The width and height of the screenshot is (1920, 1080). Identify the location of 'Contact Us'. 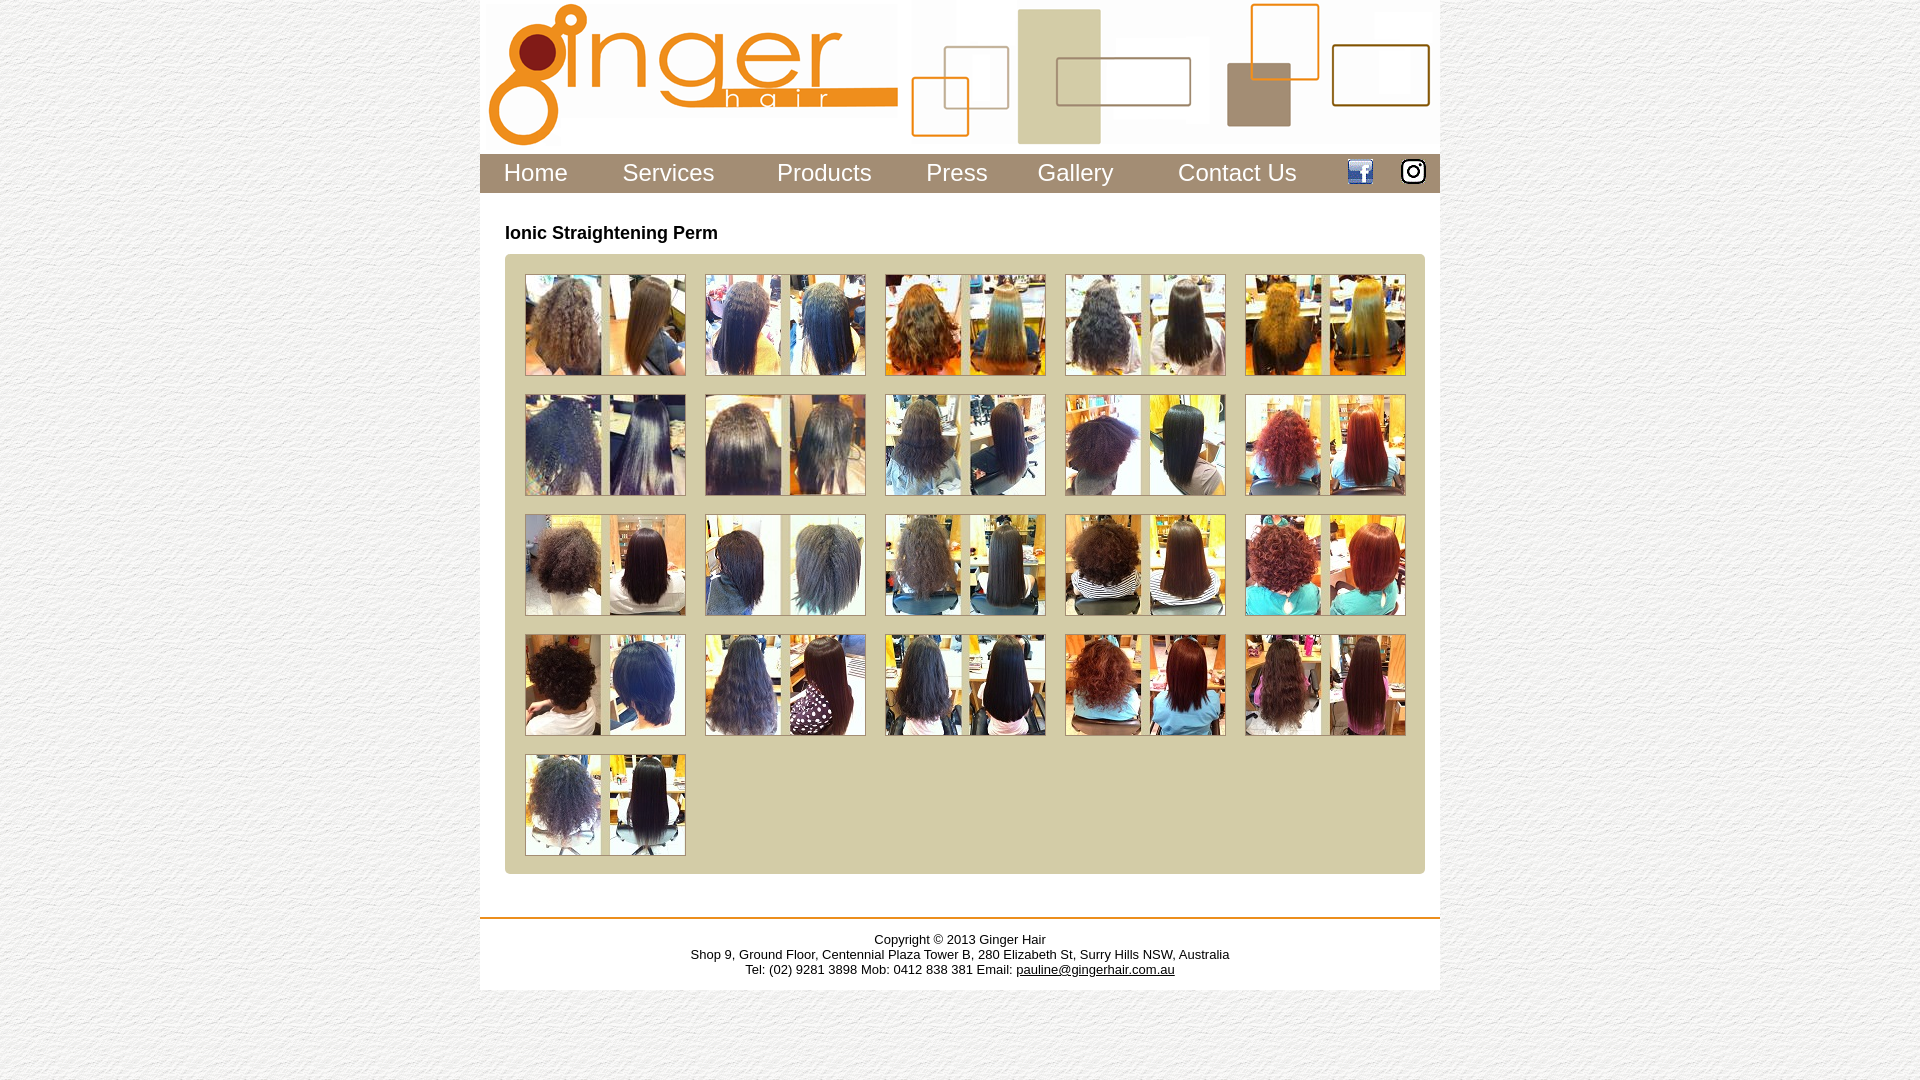
(1236, 171).